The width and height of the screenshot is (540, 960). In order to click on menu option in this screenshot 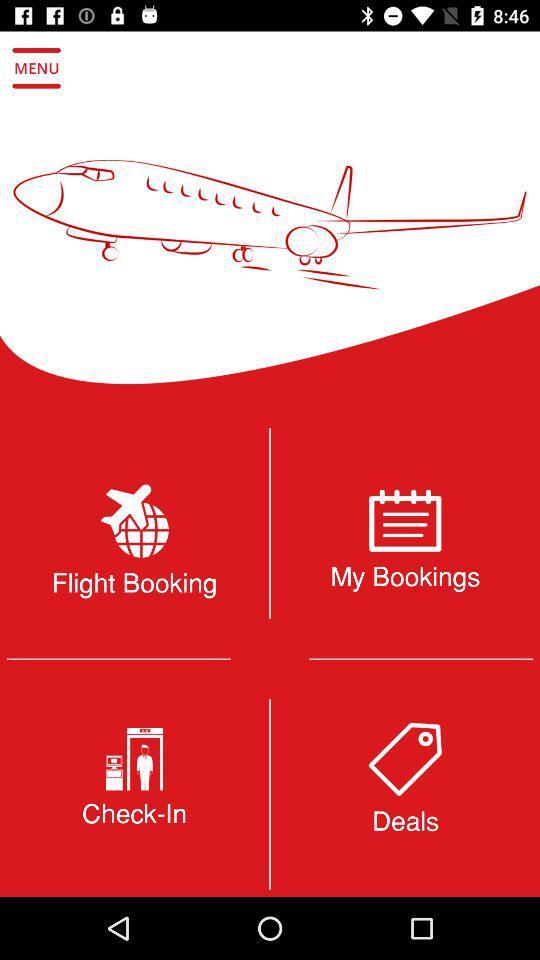, I will do `click(36, 68)`.